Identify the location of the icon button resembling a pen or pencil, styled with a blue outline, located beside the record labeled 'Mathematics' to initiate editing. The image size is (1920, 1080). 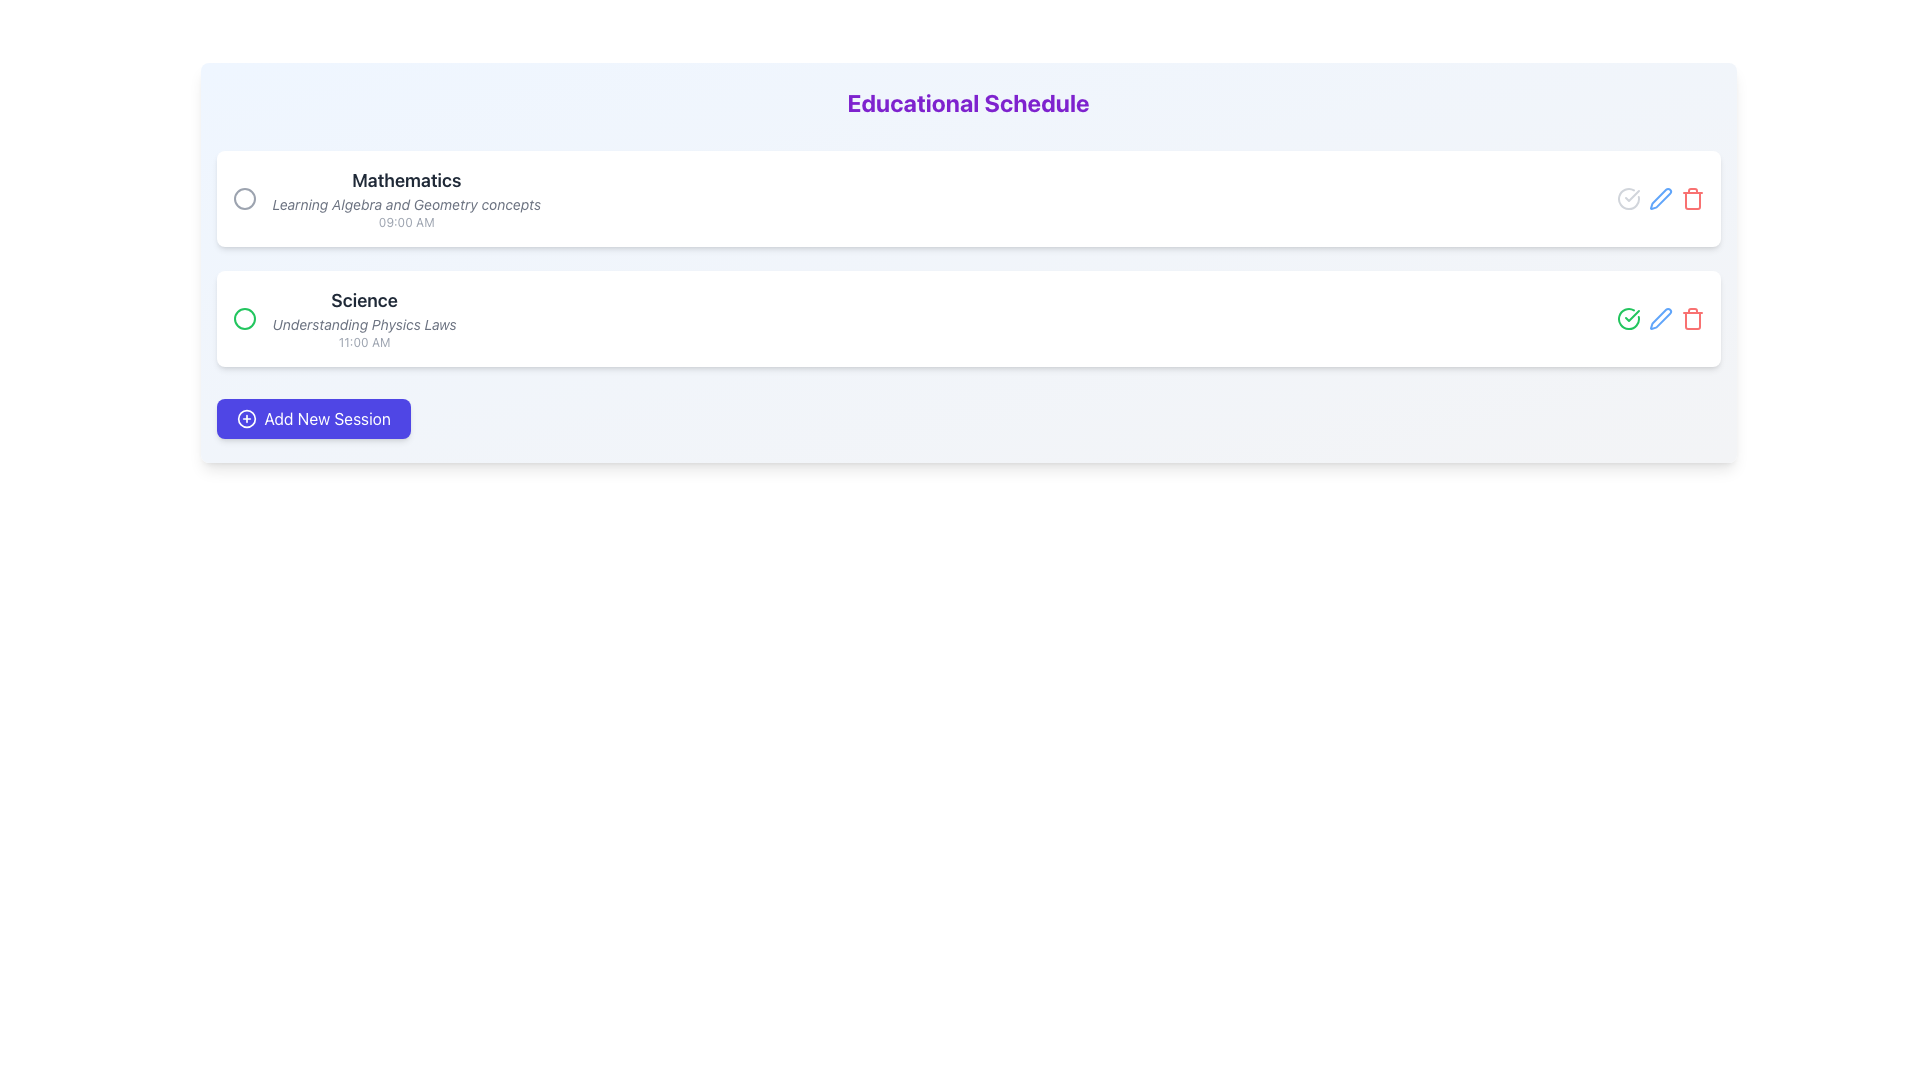
(1660, 199).